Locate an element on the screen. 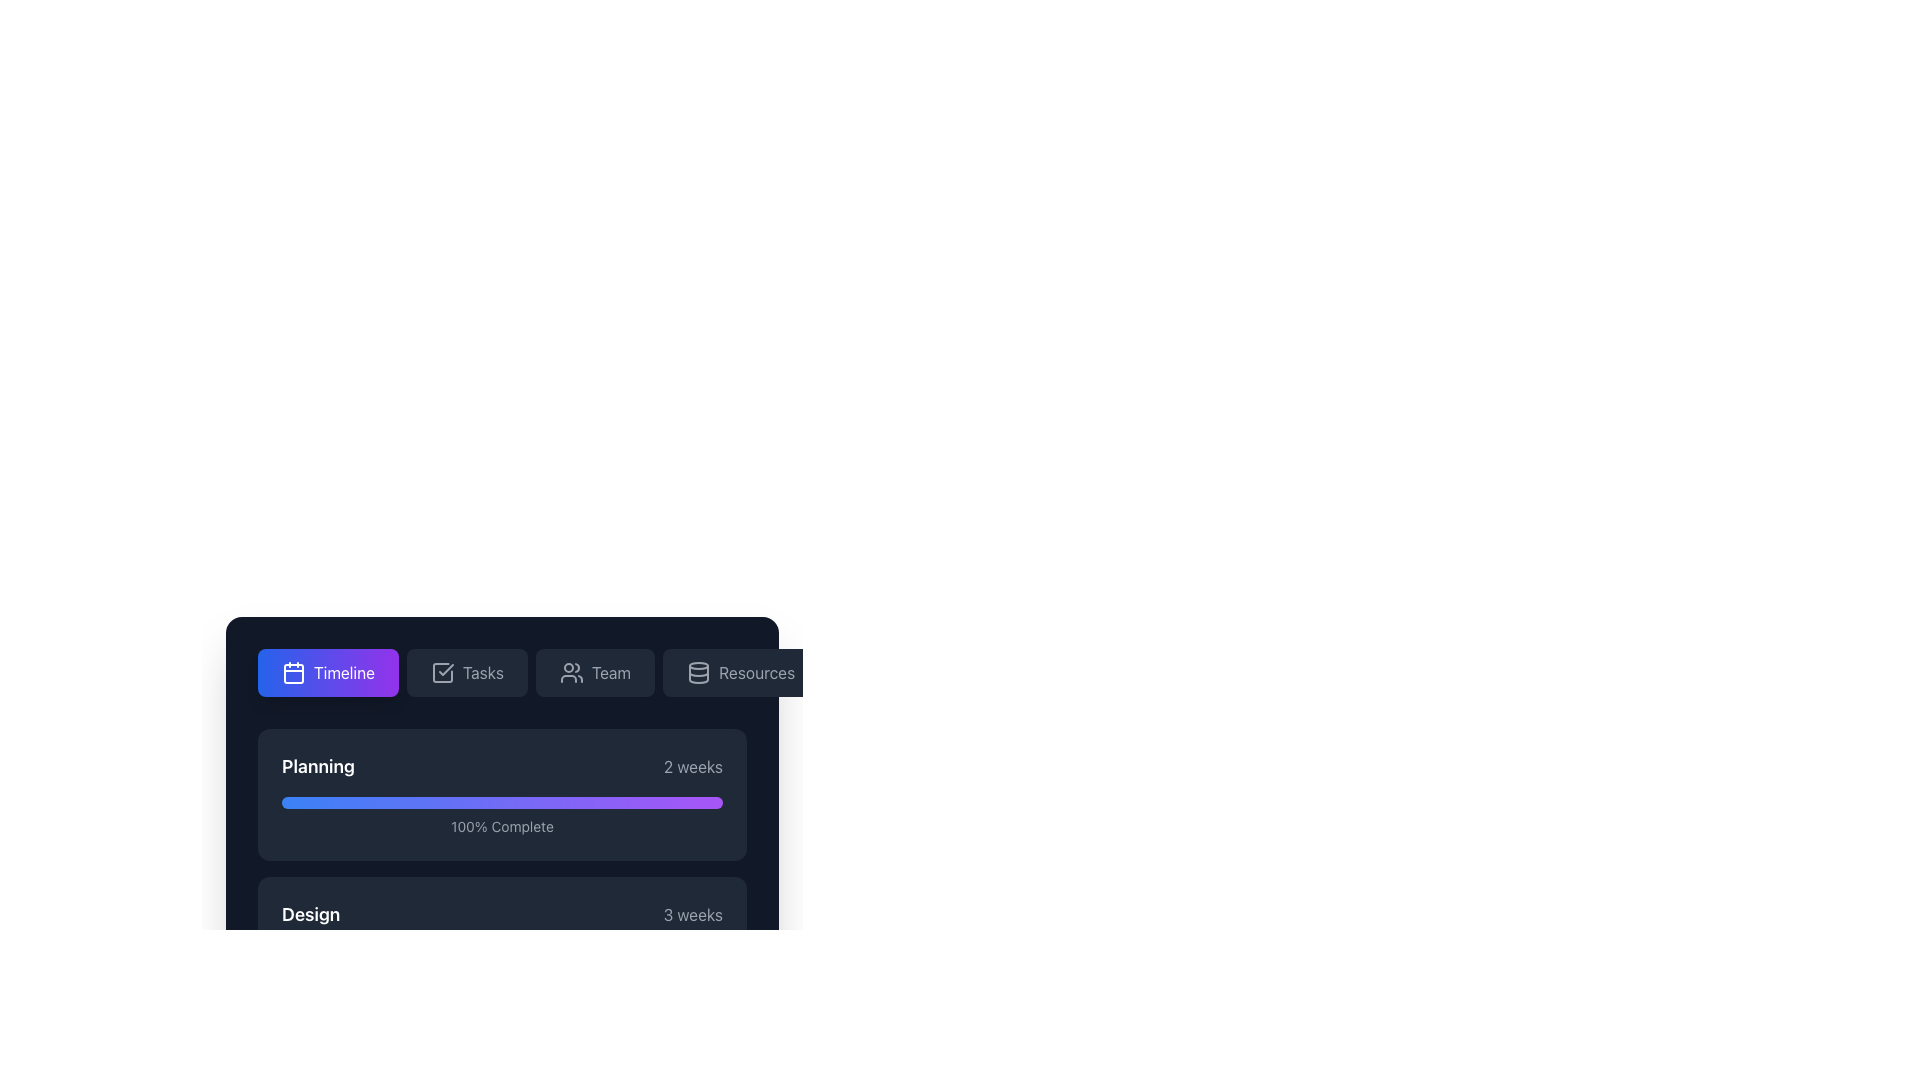 The image size is (1920, 1080). the text label reading 'Planning', which is styled with a white font on a dark background, indicating a timeline section header is located at coordinates (317, 766).